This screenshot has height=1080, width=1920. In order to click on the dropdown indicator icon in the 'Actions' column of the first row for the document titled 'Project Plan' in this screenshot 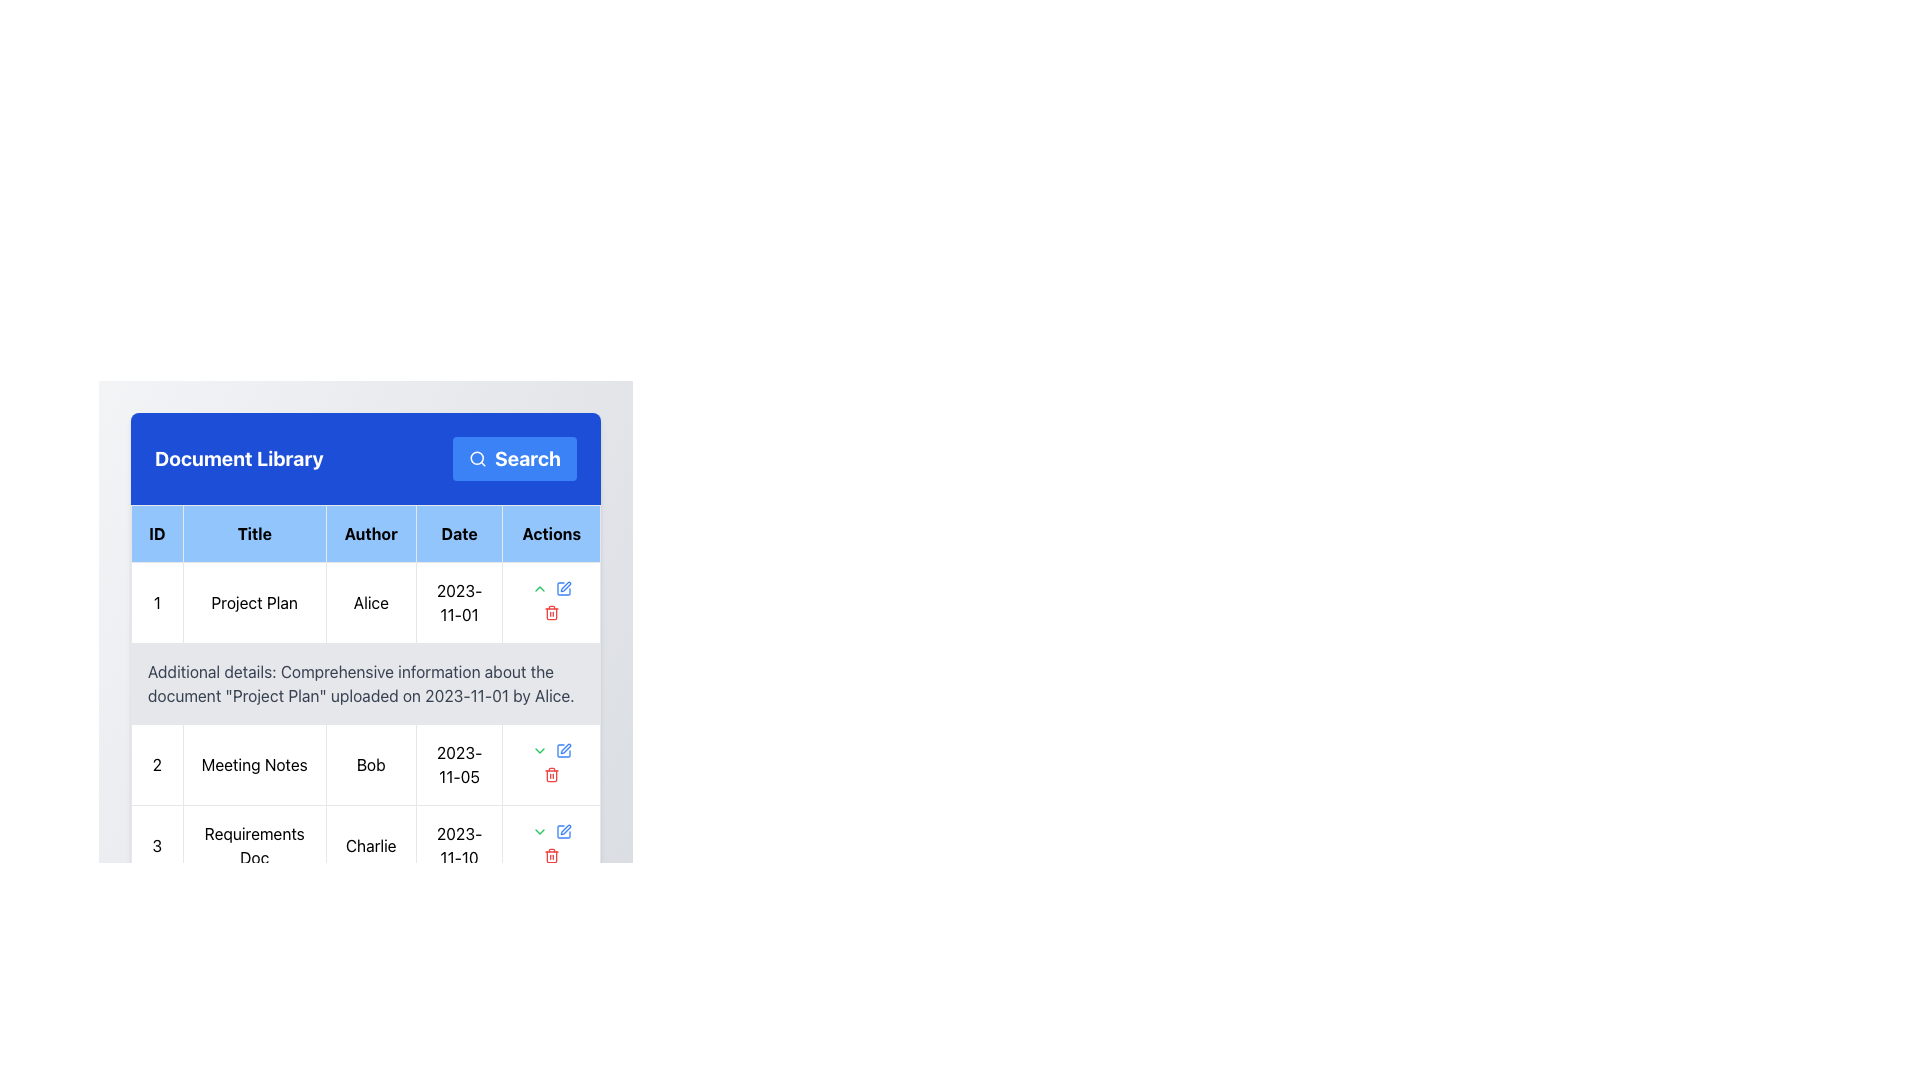, I will do `click(539, 832)`.